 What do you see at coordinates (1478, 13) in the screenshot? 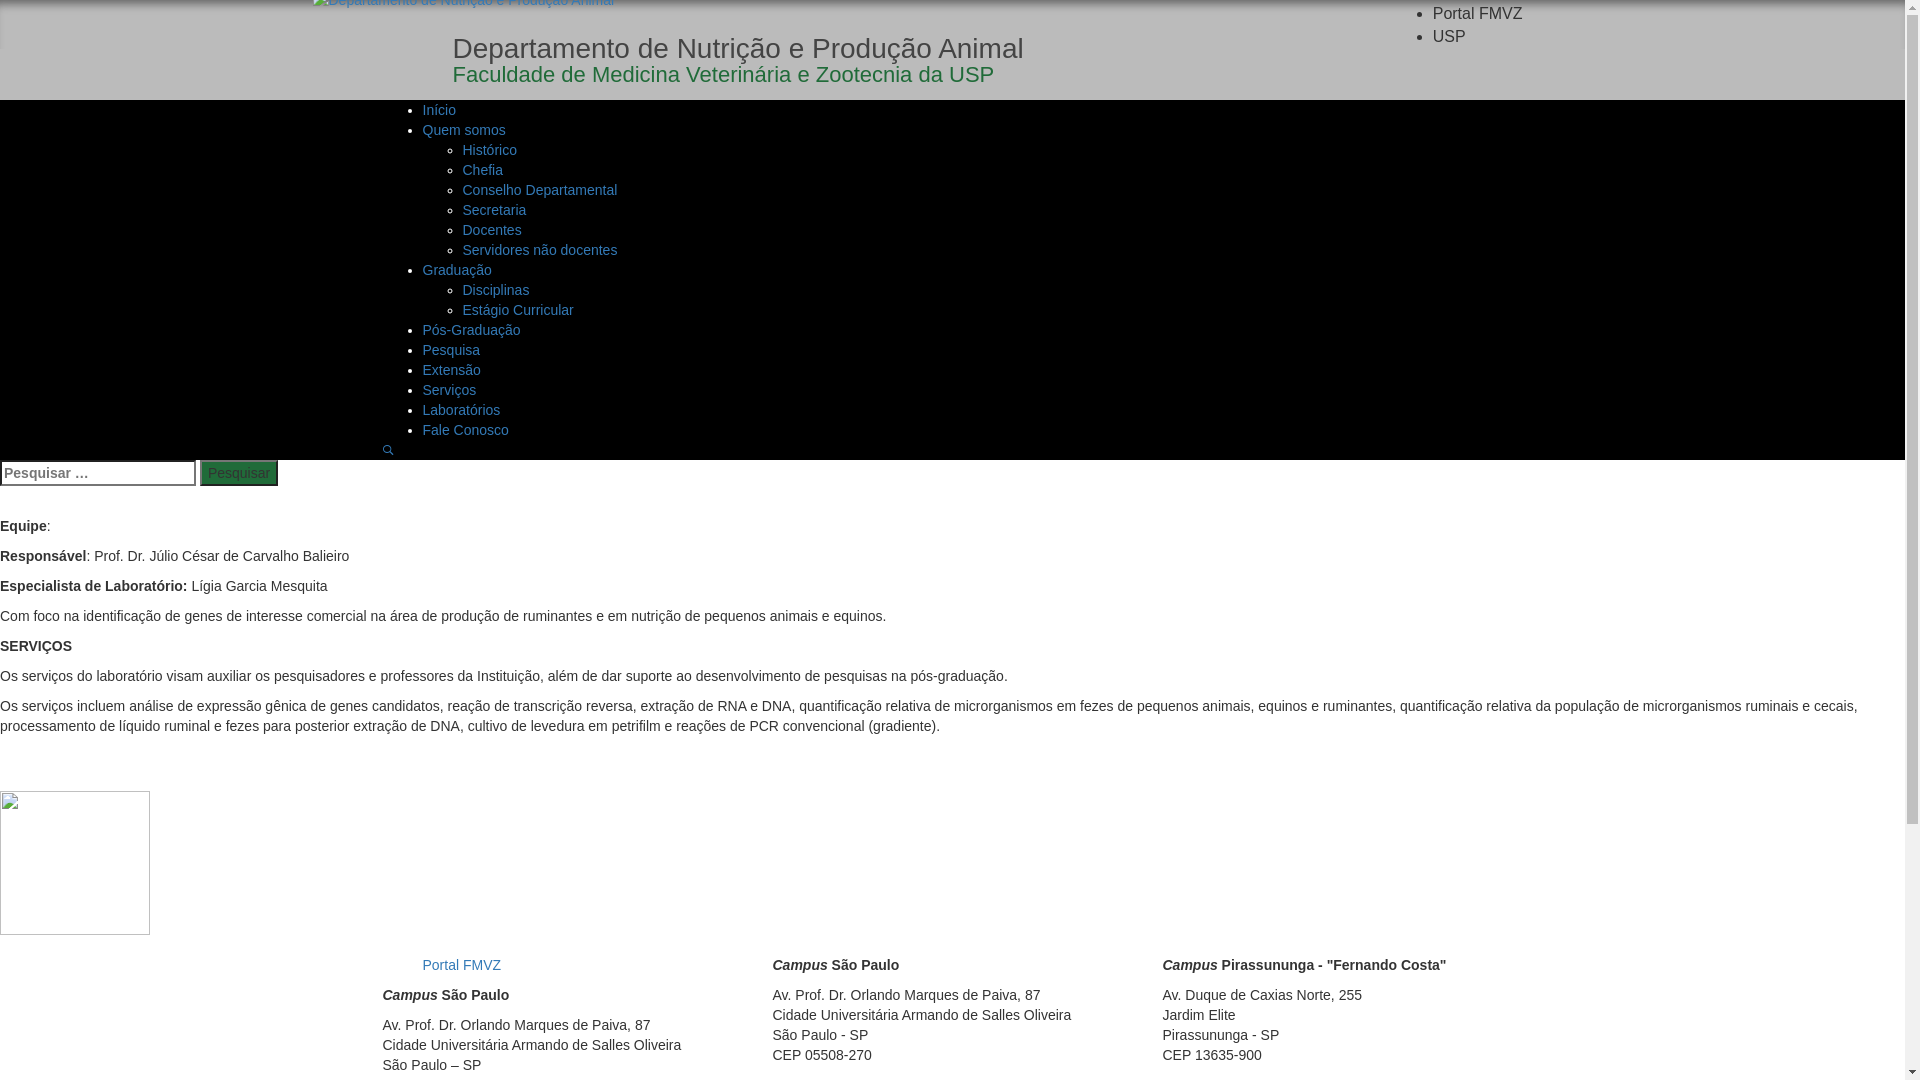
I see `'Portal FMVZ'` at bounding box center [1478, 13].